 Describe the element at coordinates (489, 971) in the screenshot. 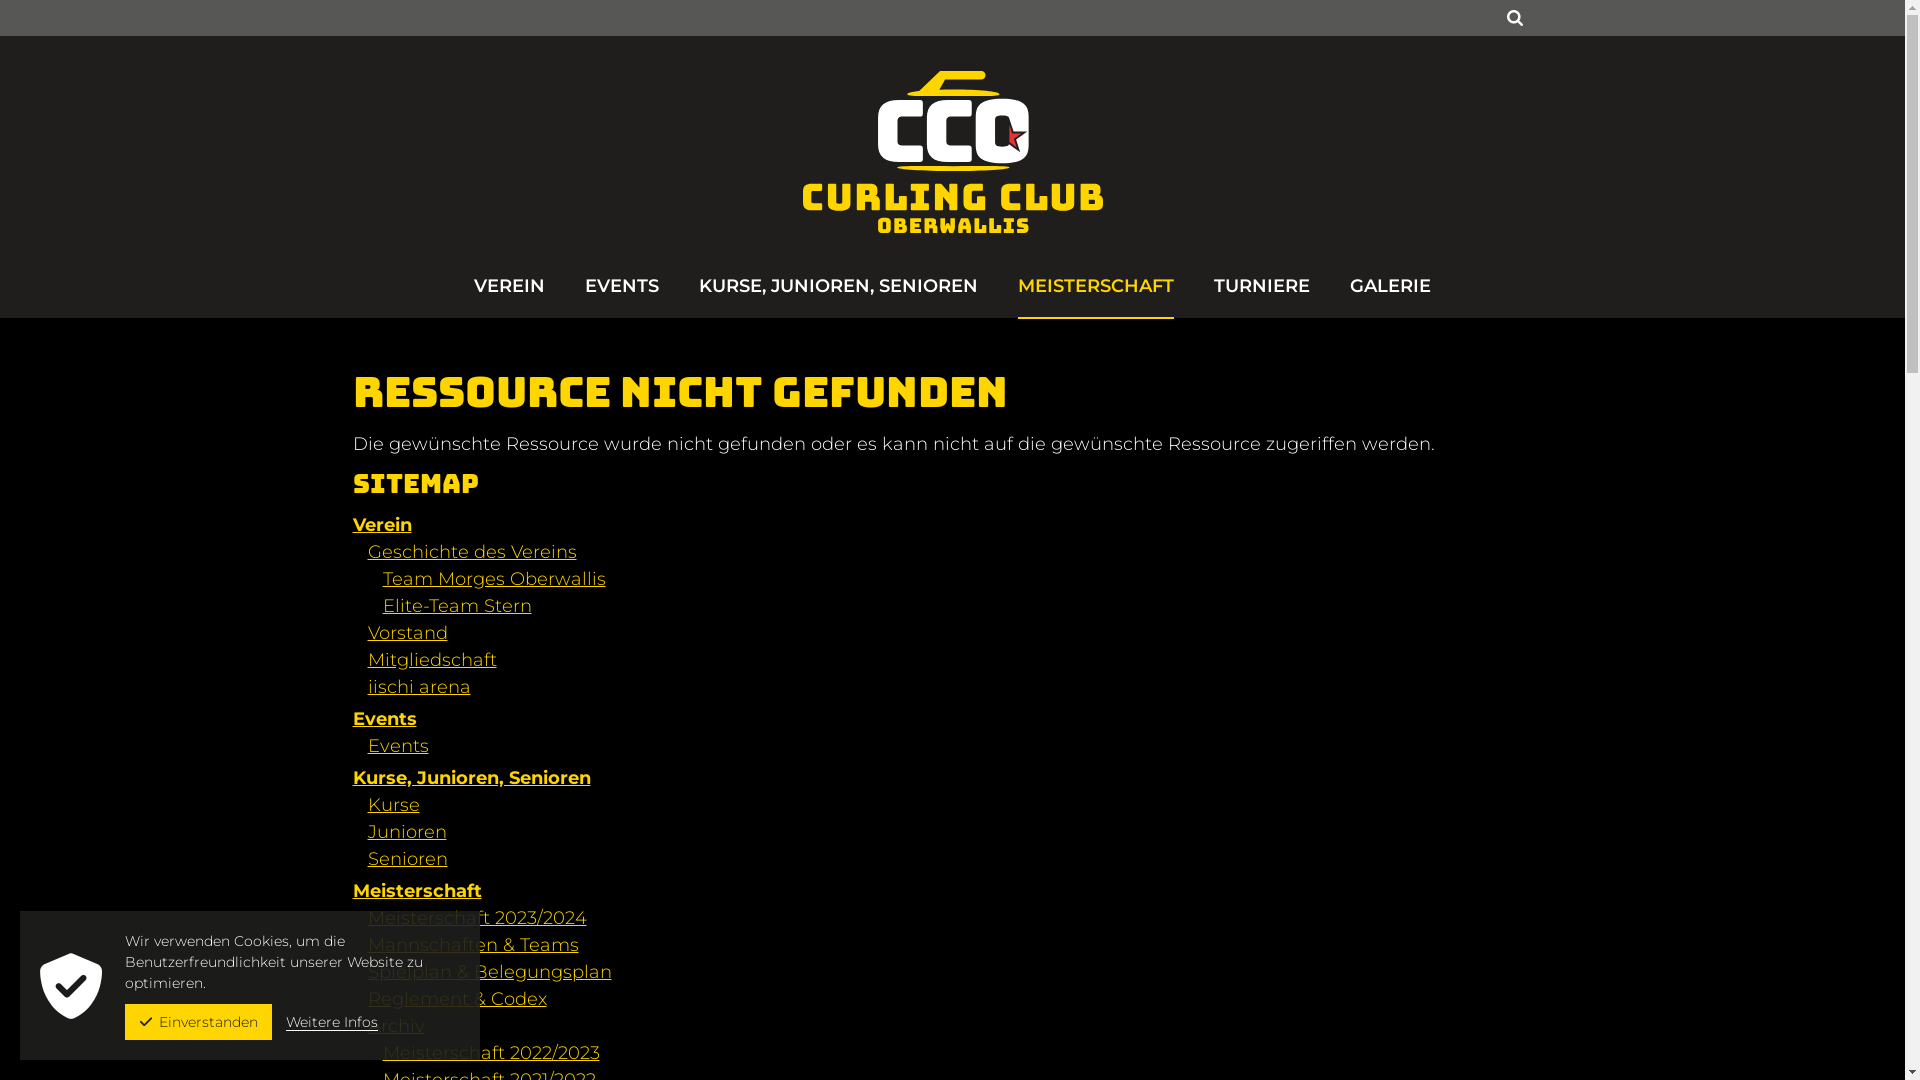

I see `'Spielplan & Belegungsplan'` at that location.